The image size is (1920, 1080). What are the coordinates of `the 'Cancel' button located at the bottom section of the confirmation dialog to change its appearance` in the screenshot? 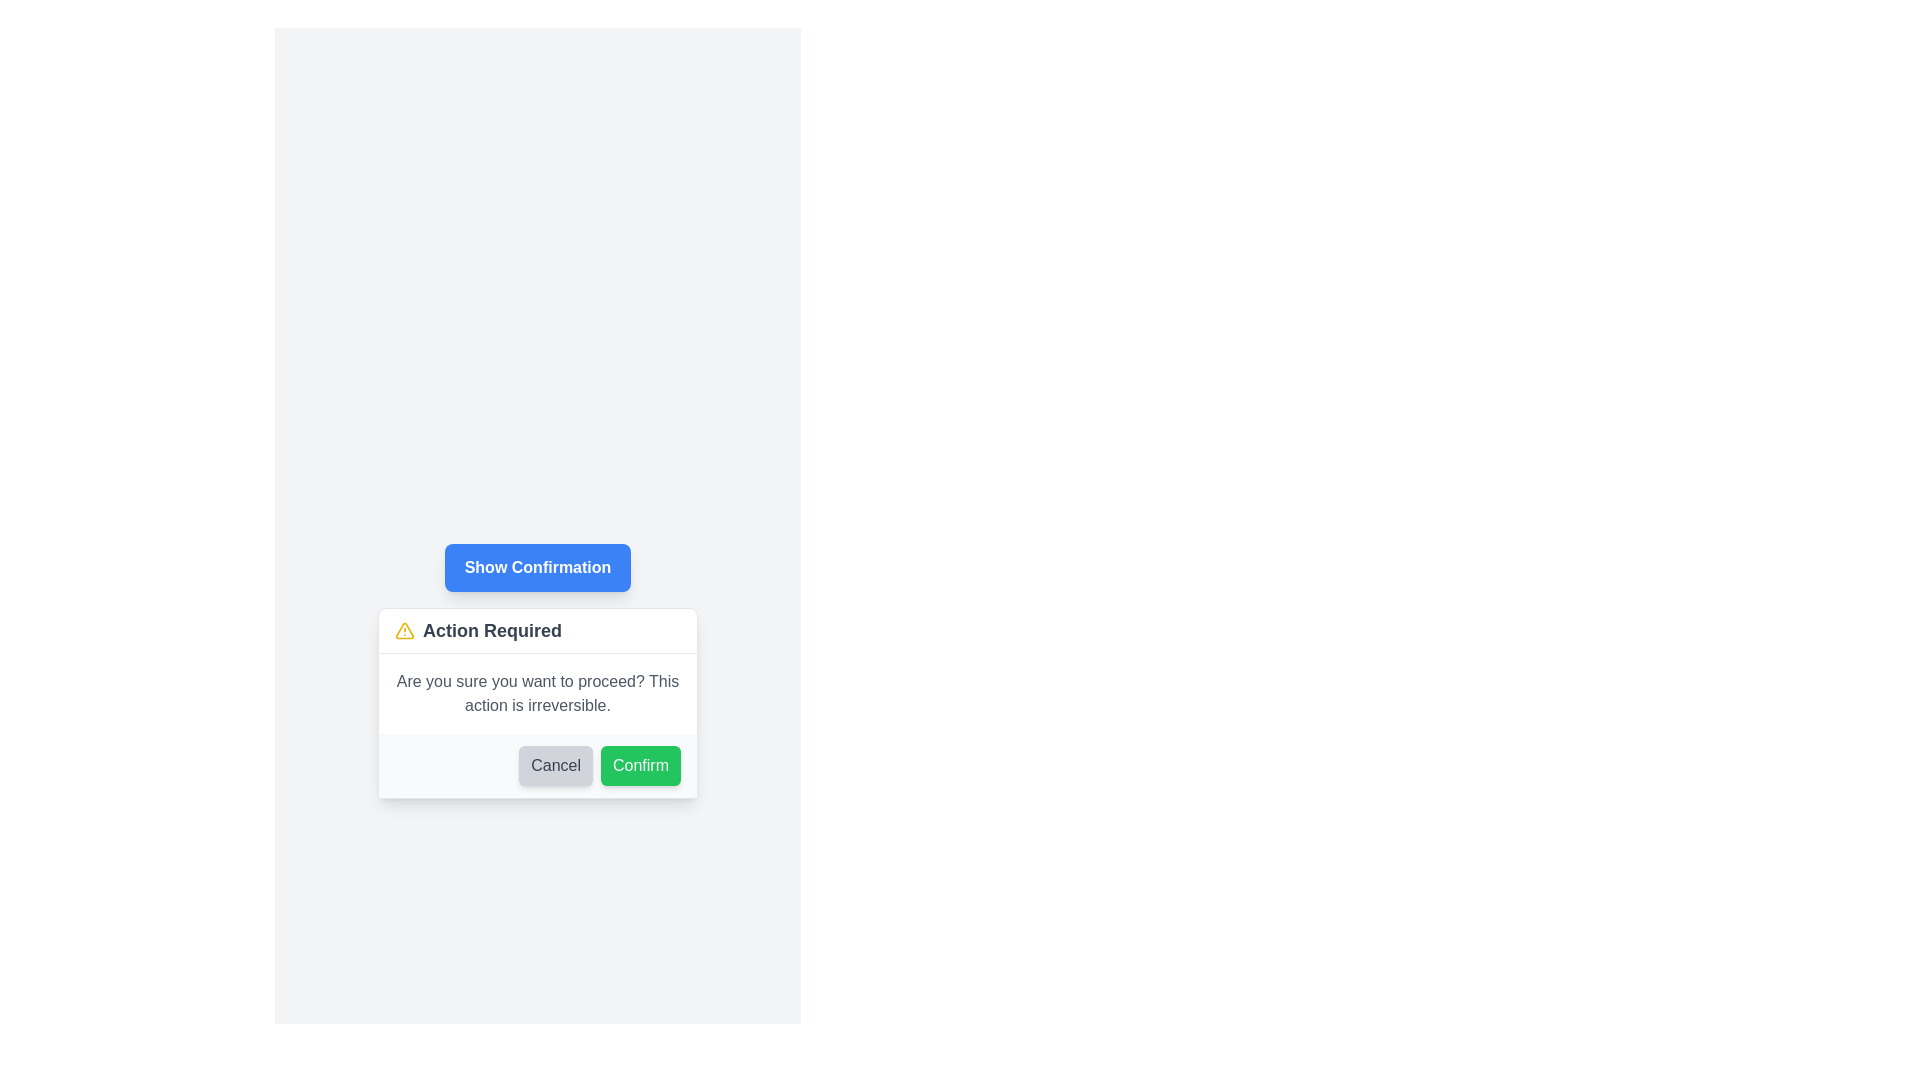 It's located at (556, 765).